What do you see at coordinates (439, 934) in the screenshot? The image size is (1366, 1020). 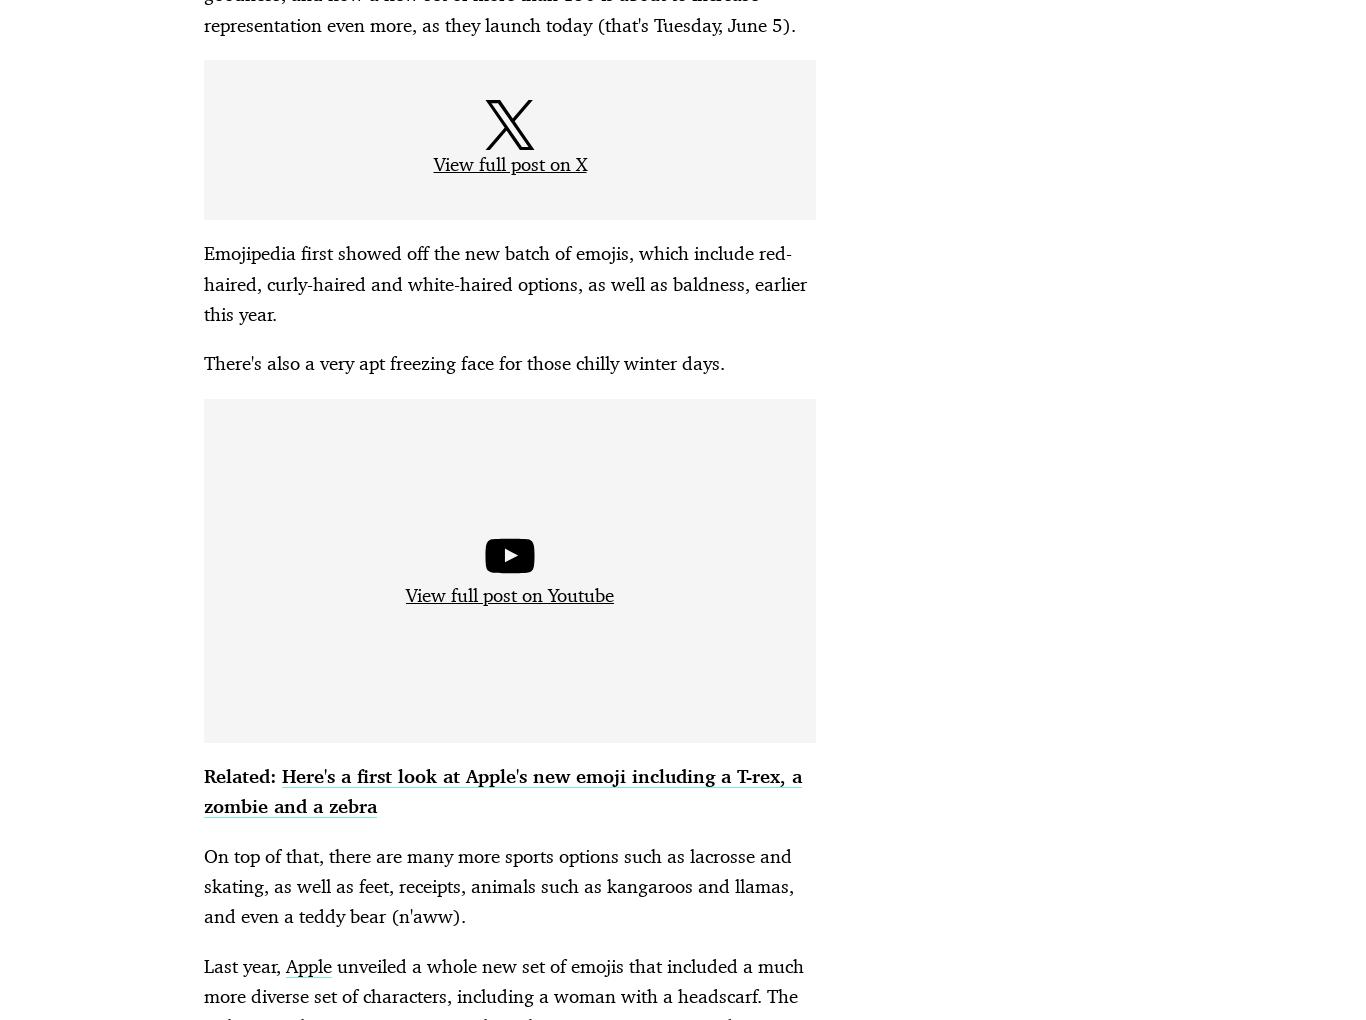 I see `'LGBTQ+ Spy'` at bounding box center [439, 934].